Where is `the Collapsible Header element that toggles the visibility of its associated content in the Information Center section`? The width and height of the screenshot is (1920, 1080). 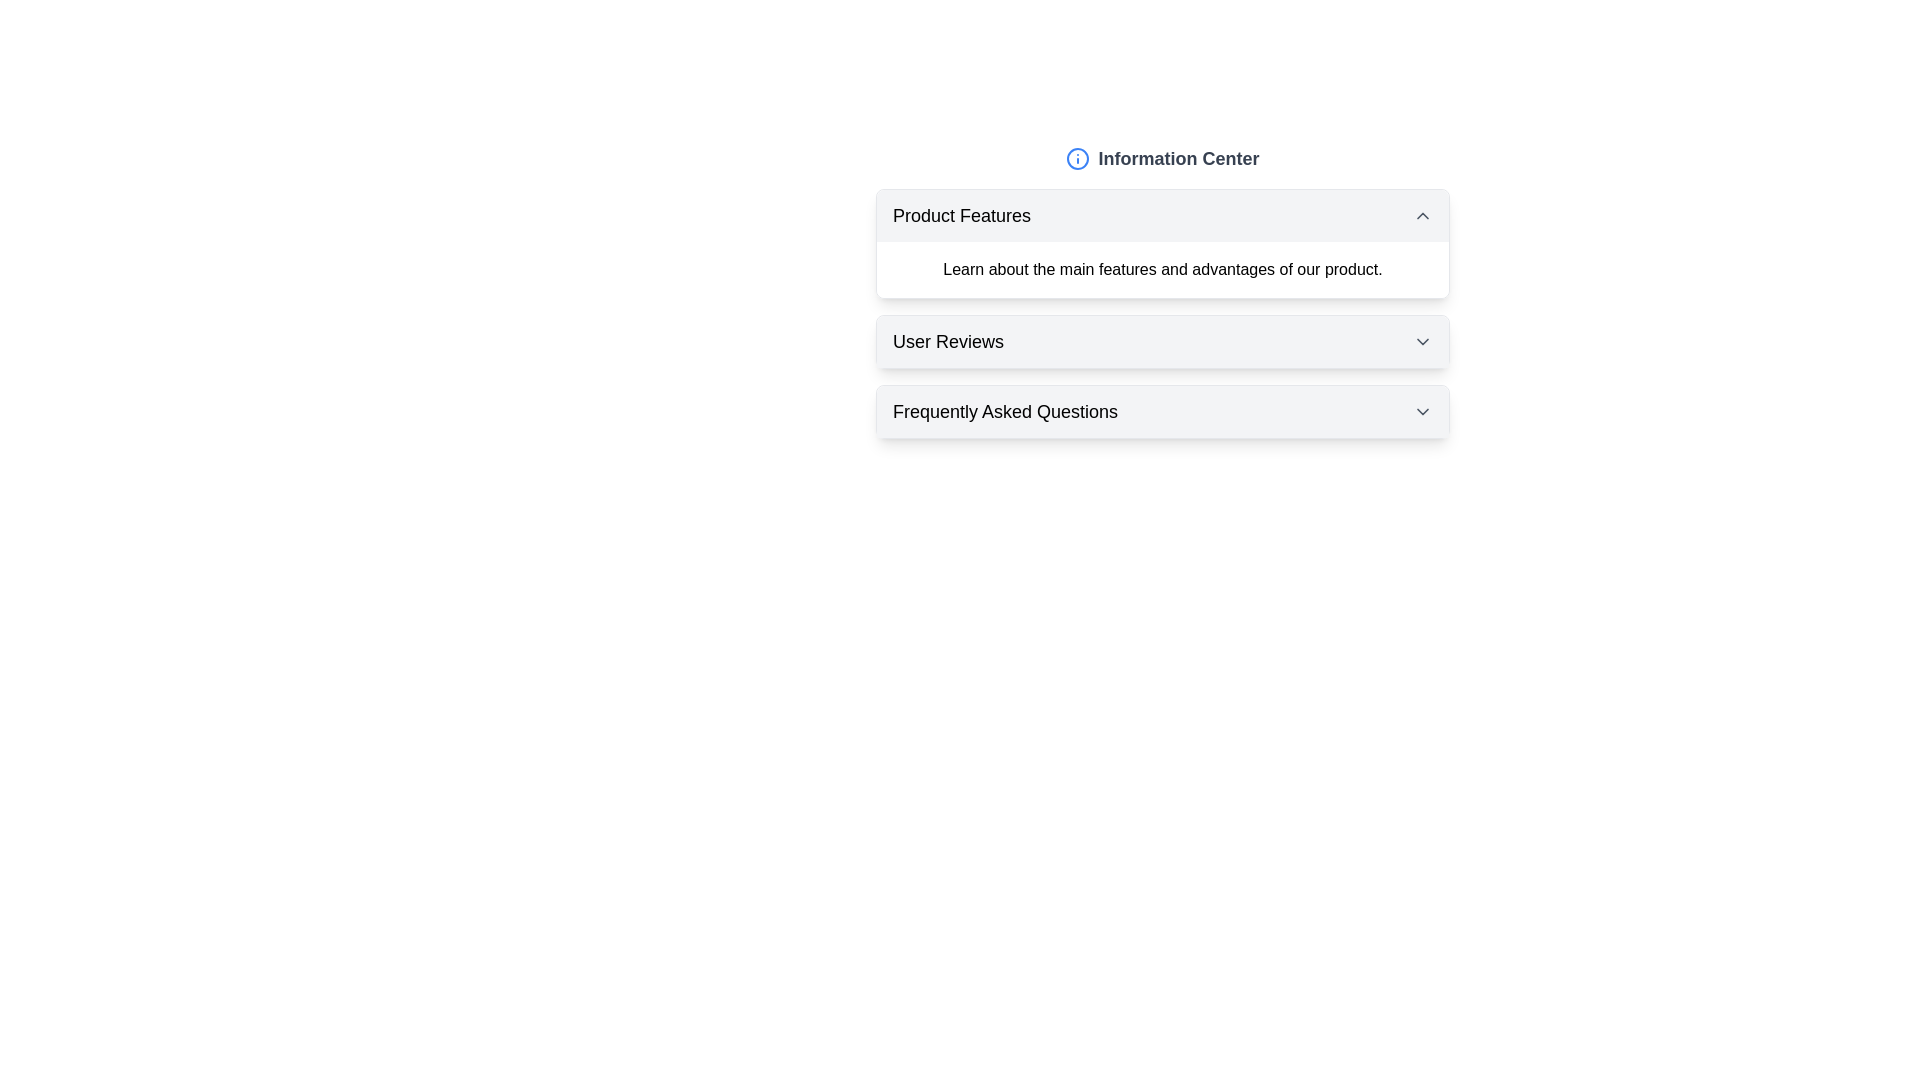 the Collapsible Header element that toggles the visibility of its associated content in the Information Center section is located at coordinates (1162, 341).